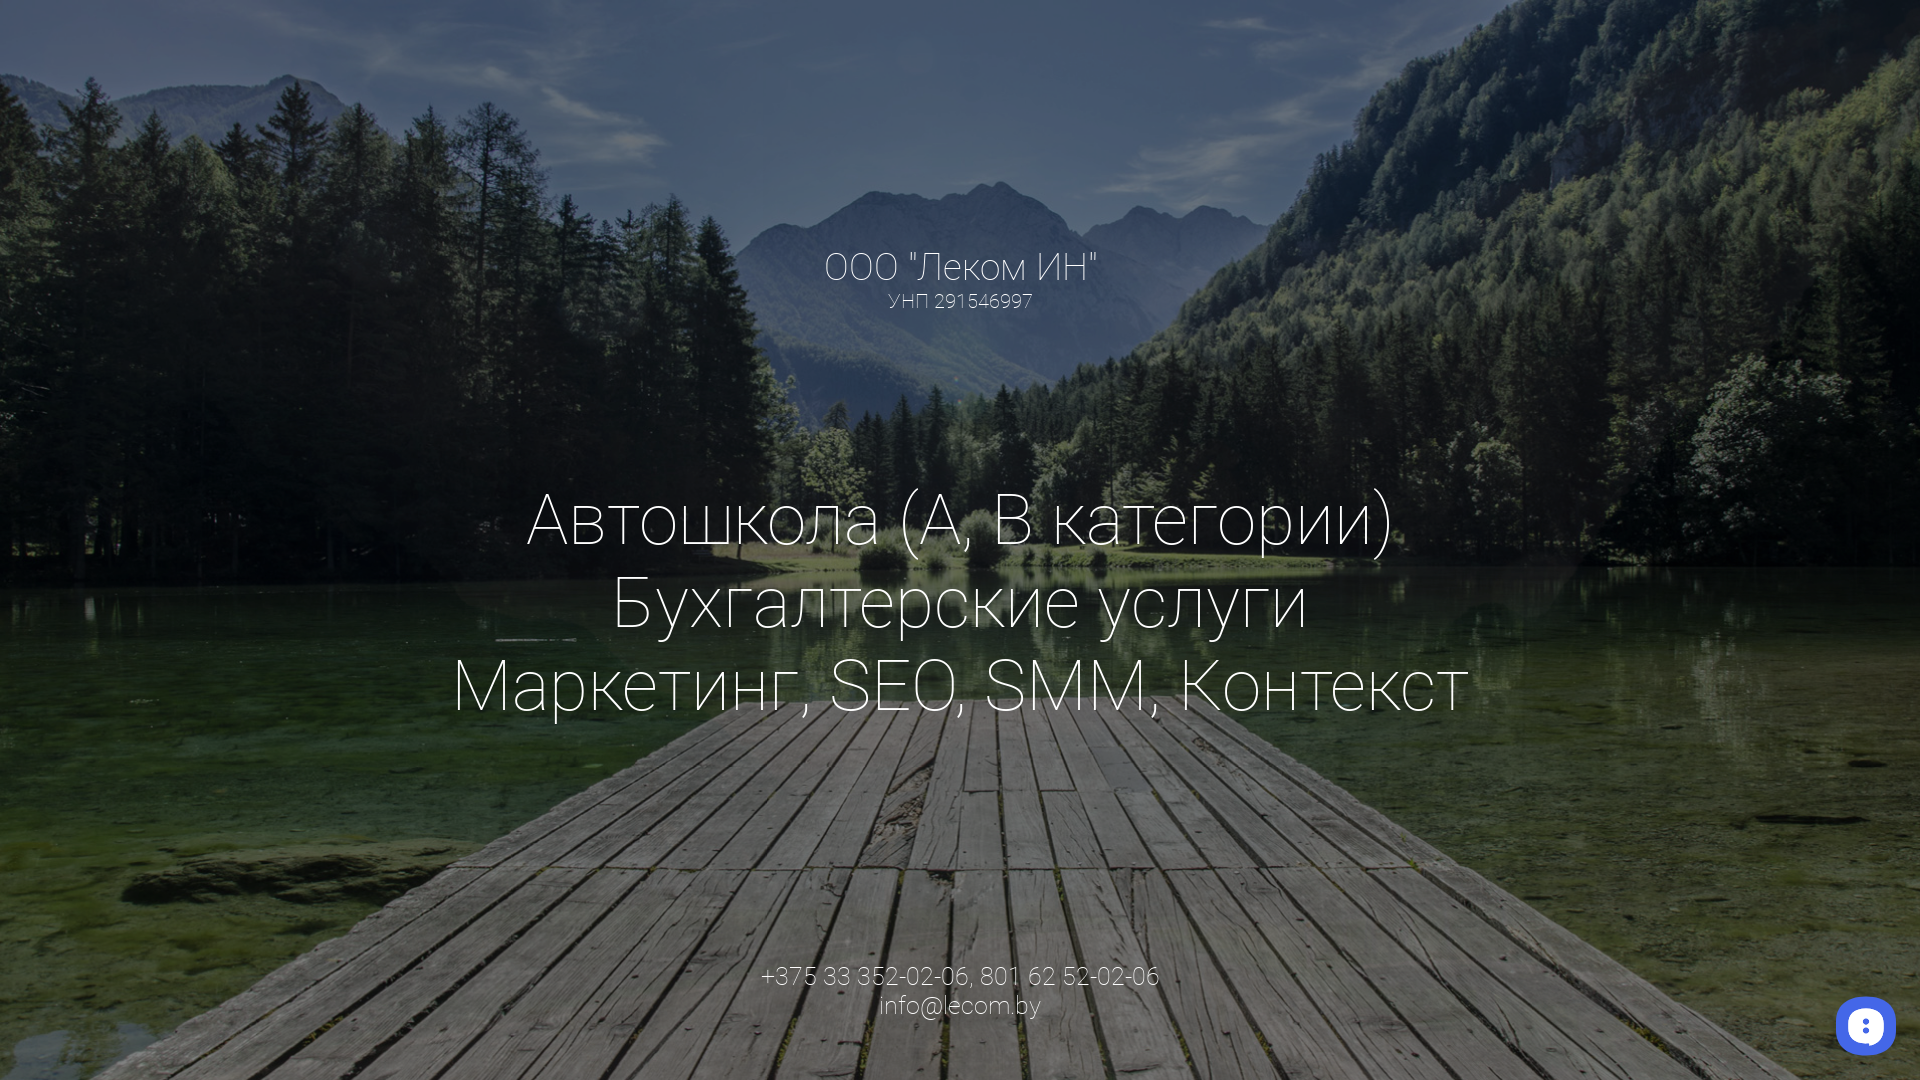  I want to click on '__replain_widget_iframe', so click(1829, 1025).